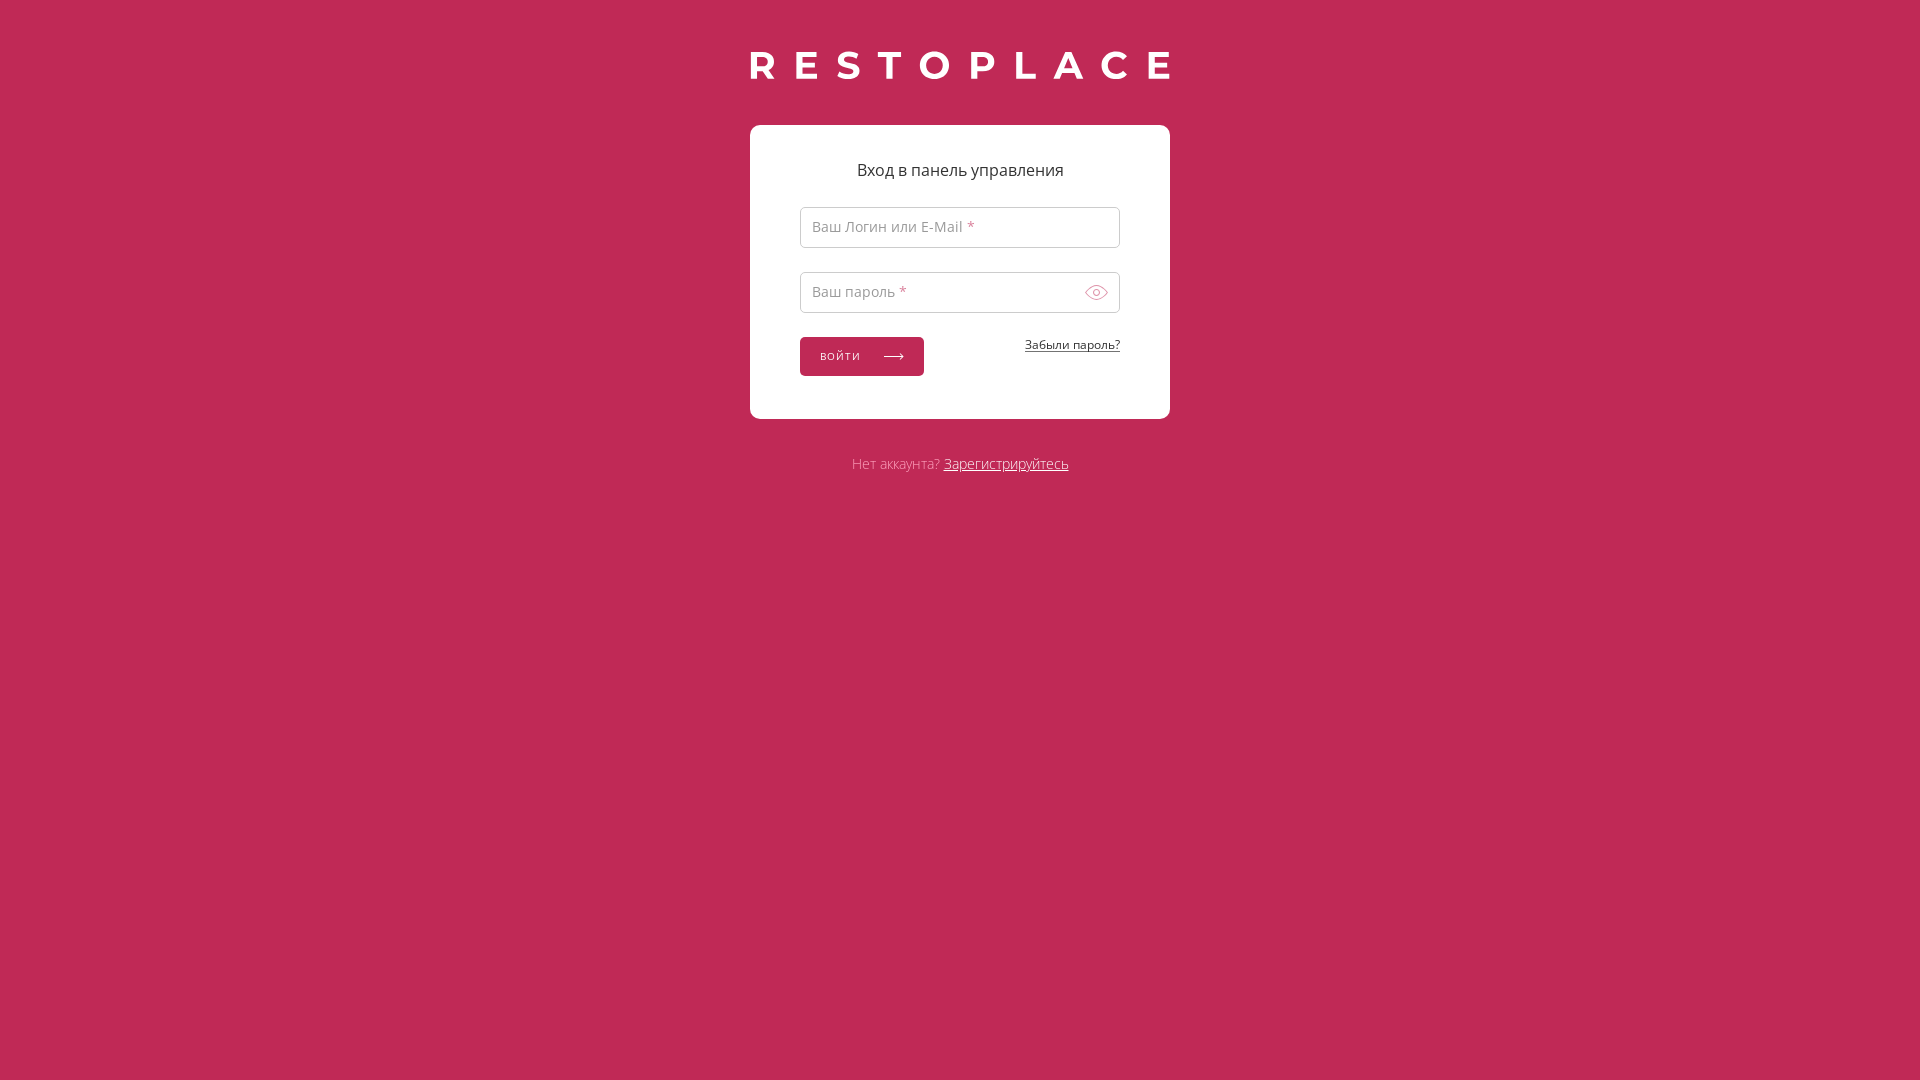 The height and width of the screenshot is (1080, 1920). I want to click on 'RESTOPLACE', so click(960, 64).